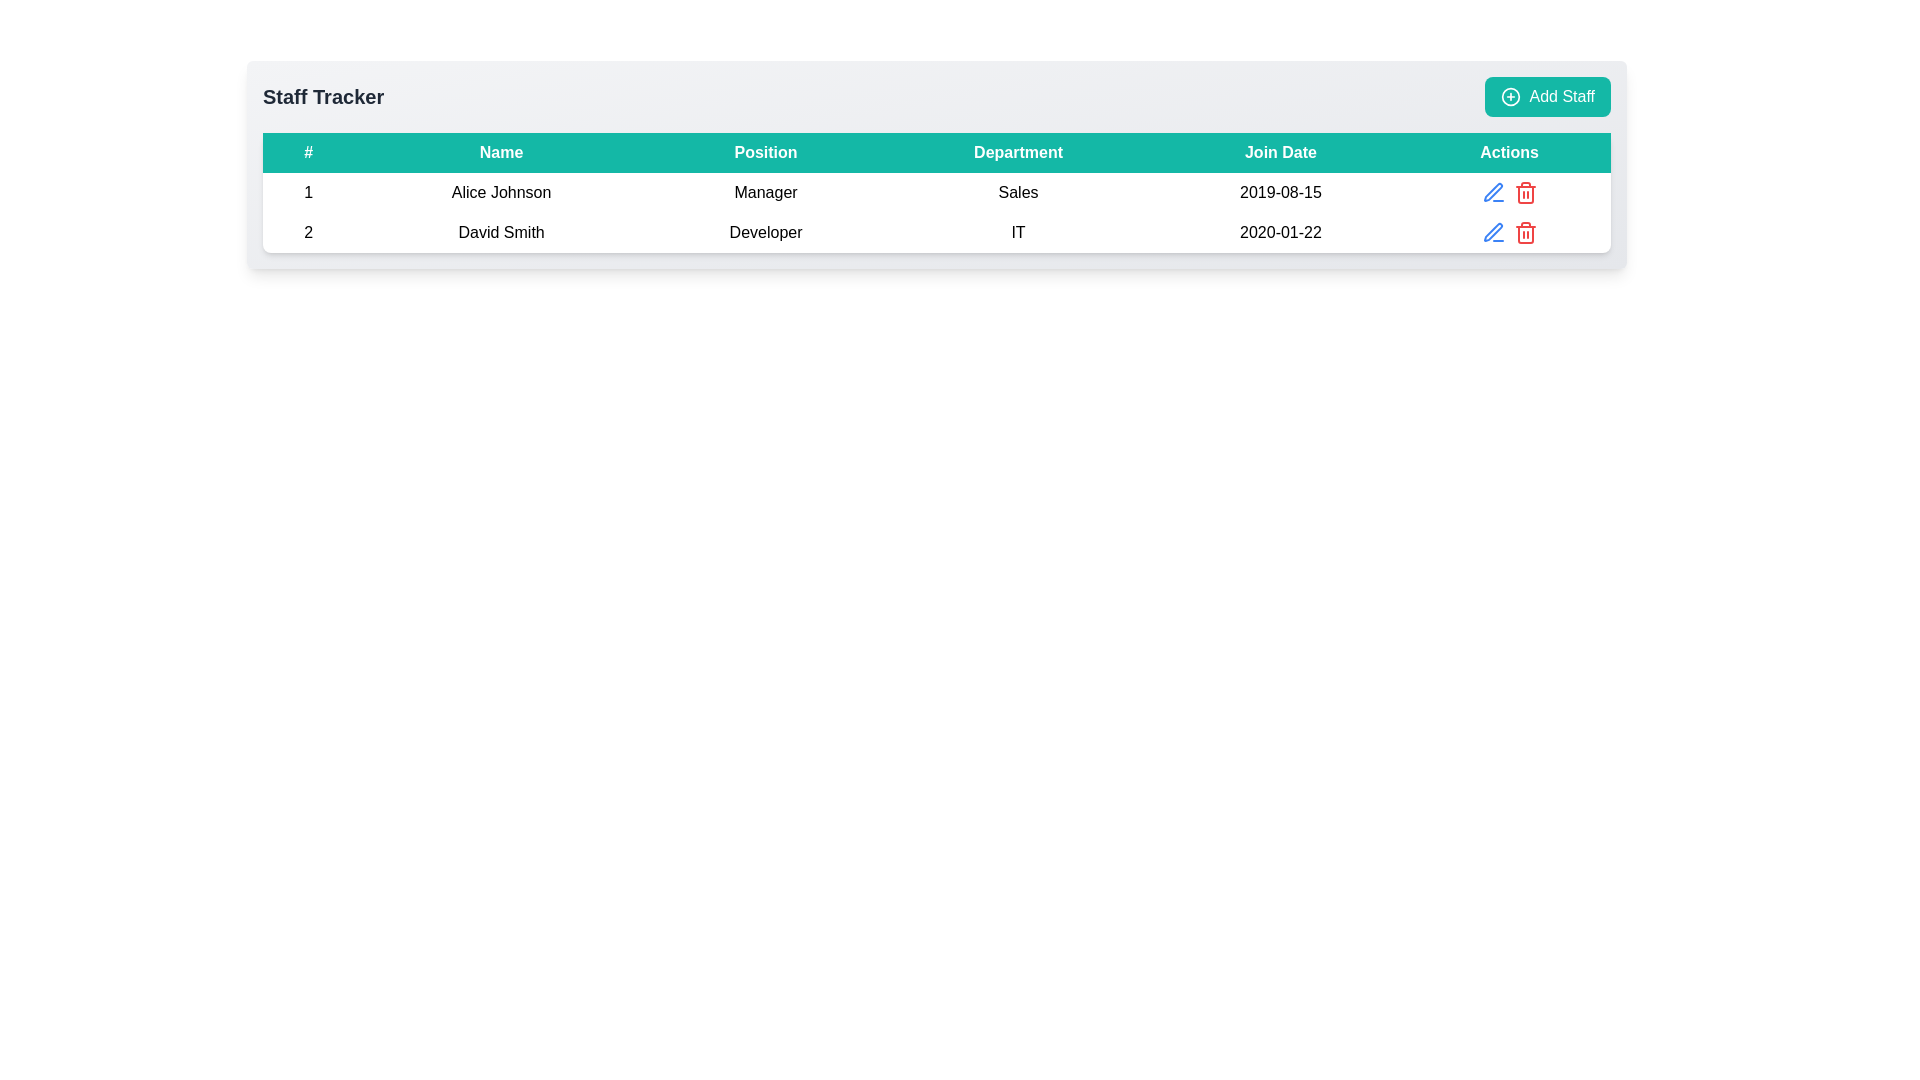 The width and height of the screenshot is (1920, 1080). I want to click on the text display element showing the name 'David Smith' in the second row of the tabular interface, between the number '2' and the position 'Developer', so click(501, 231).